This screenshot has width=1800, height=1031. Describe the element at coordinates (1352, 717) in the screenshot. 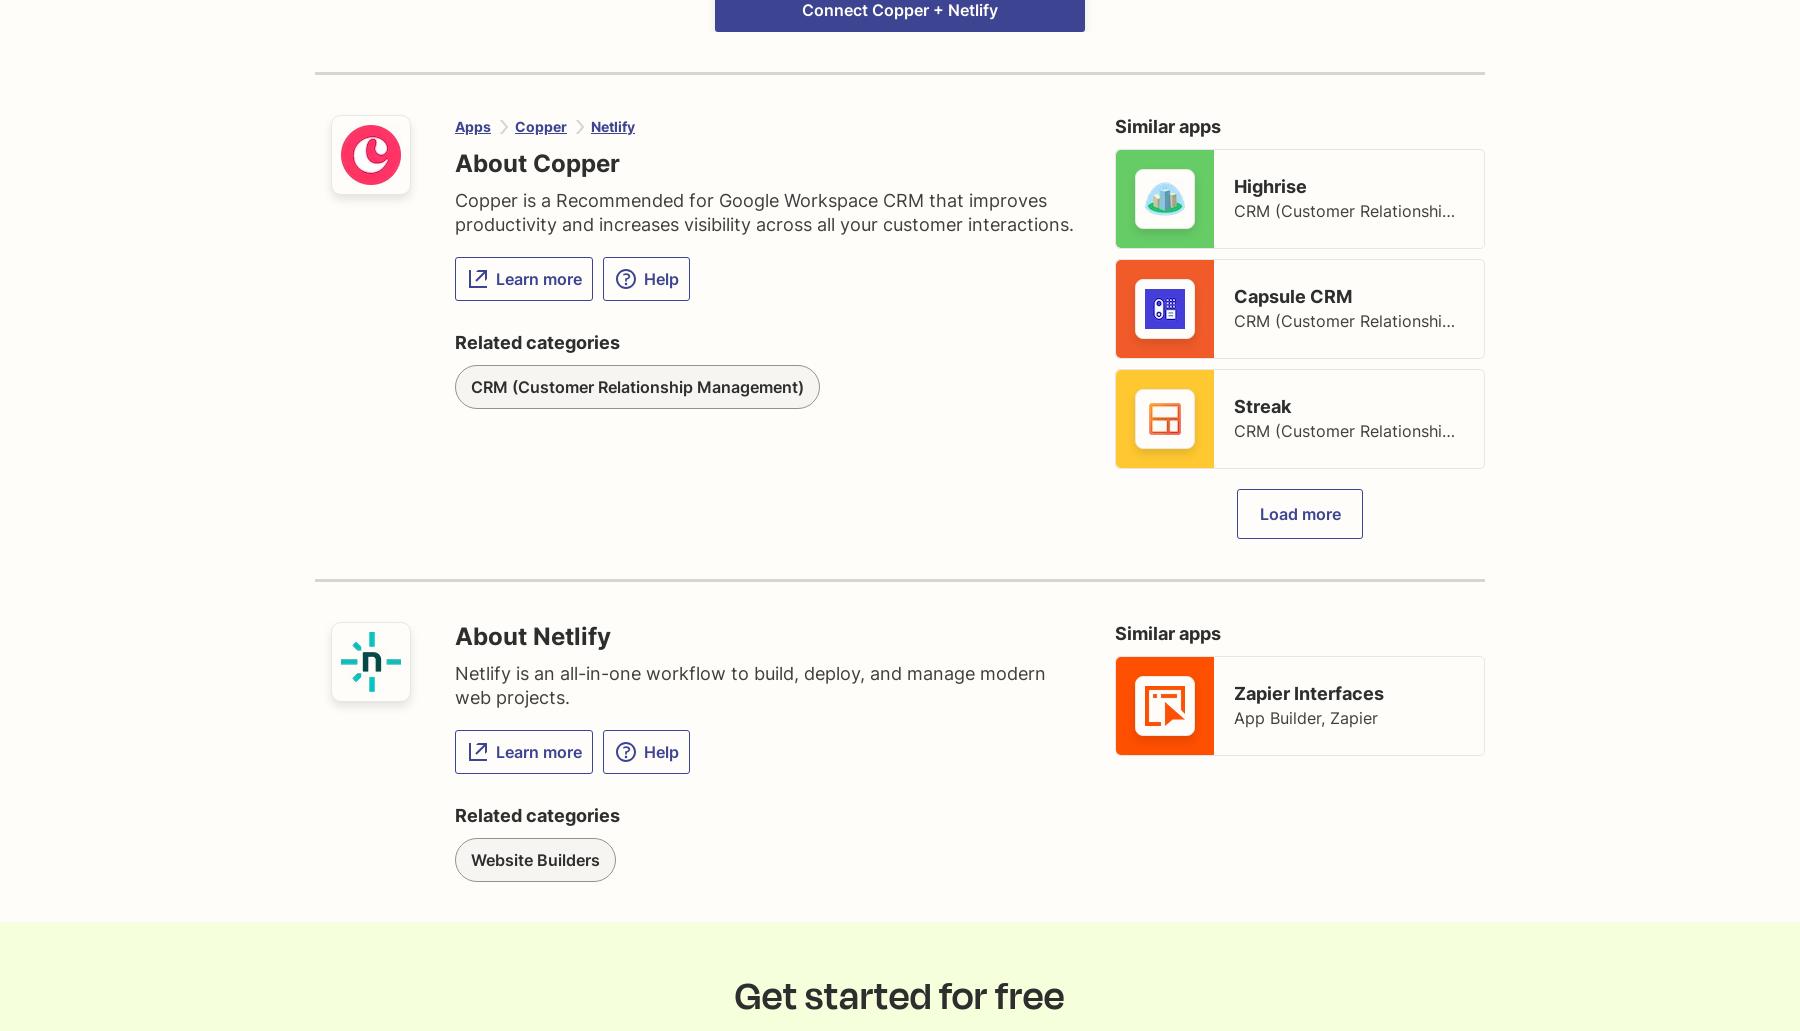

I see `'Zapier'` at that location.